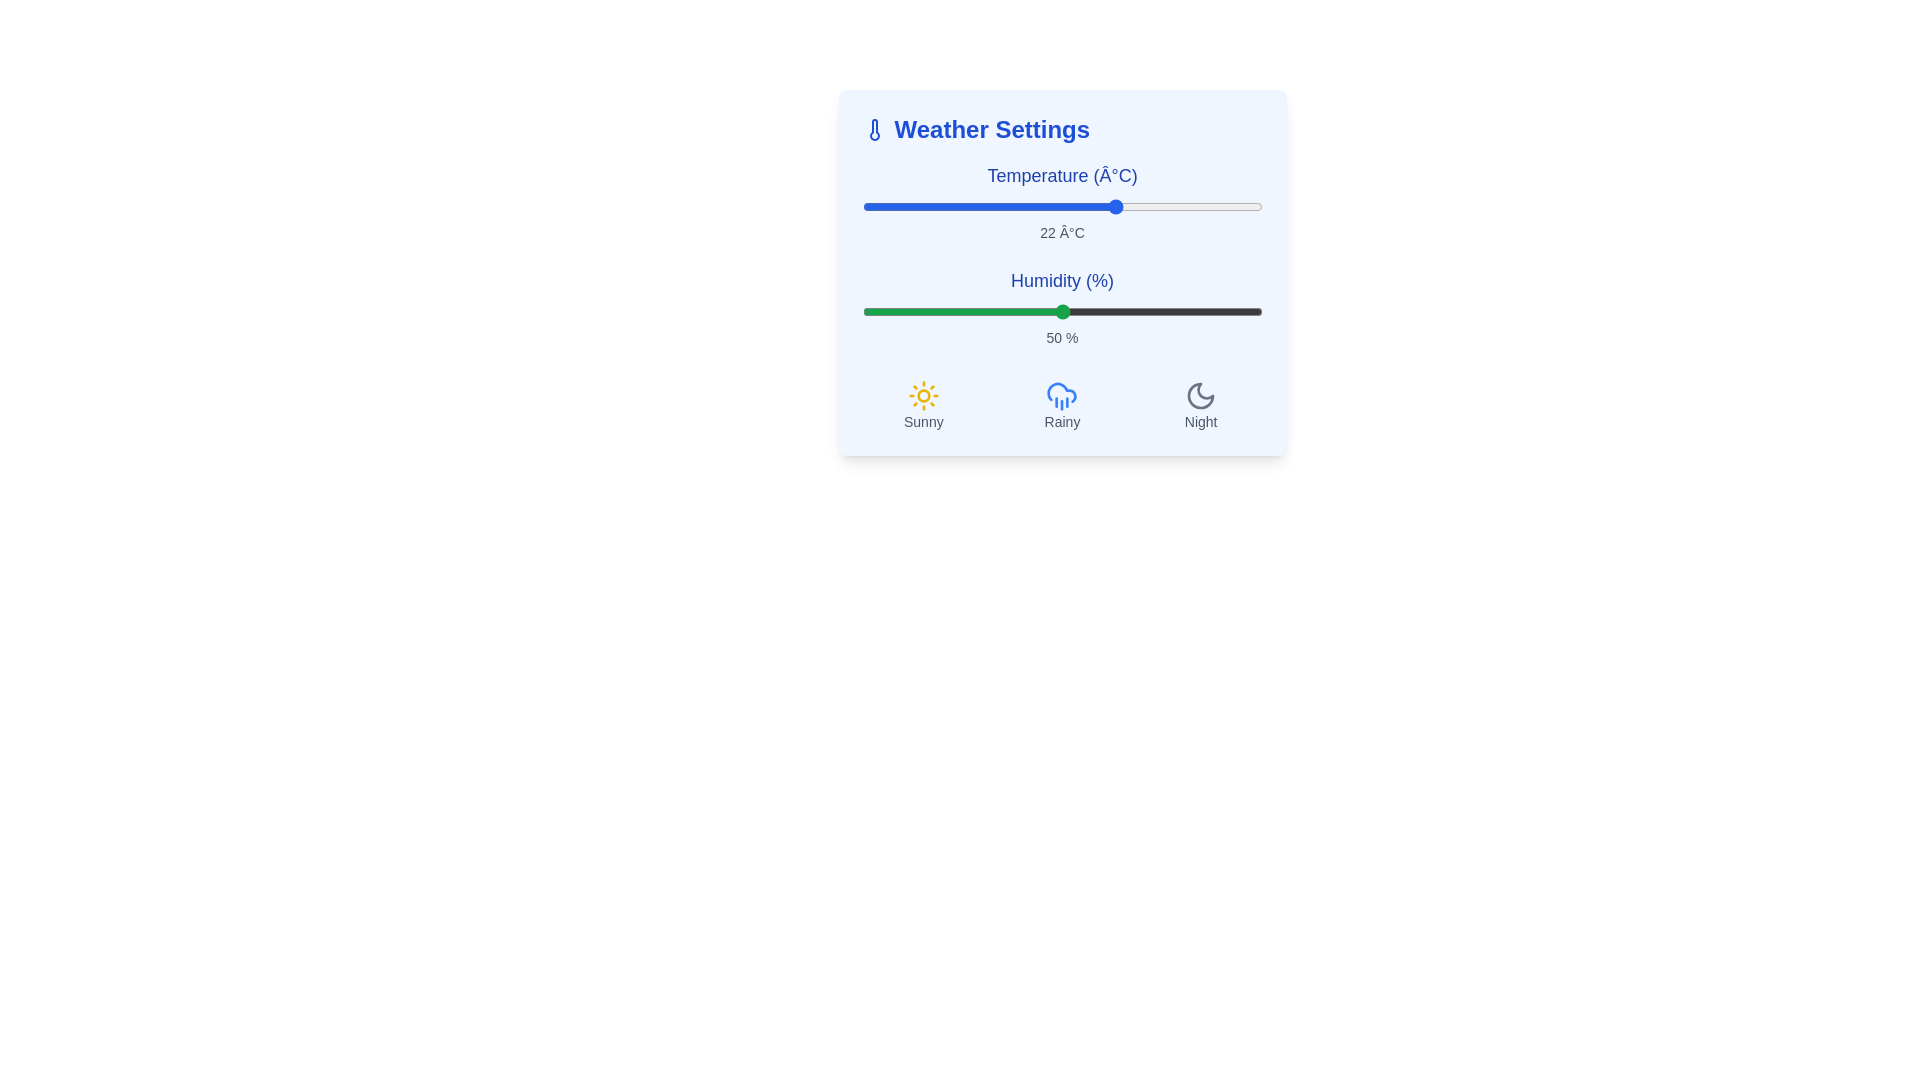  Describe the element at coordinates (1061, 337) in the screenshot. I see `text from the label displaying '50 %', which is a small-sized, gray-colored font centered below the green progress slider for humidity` at that location.